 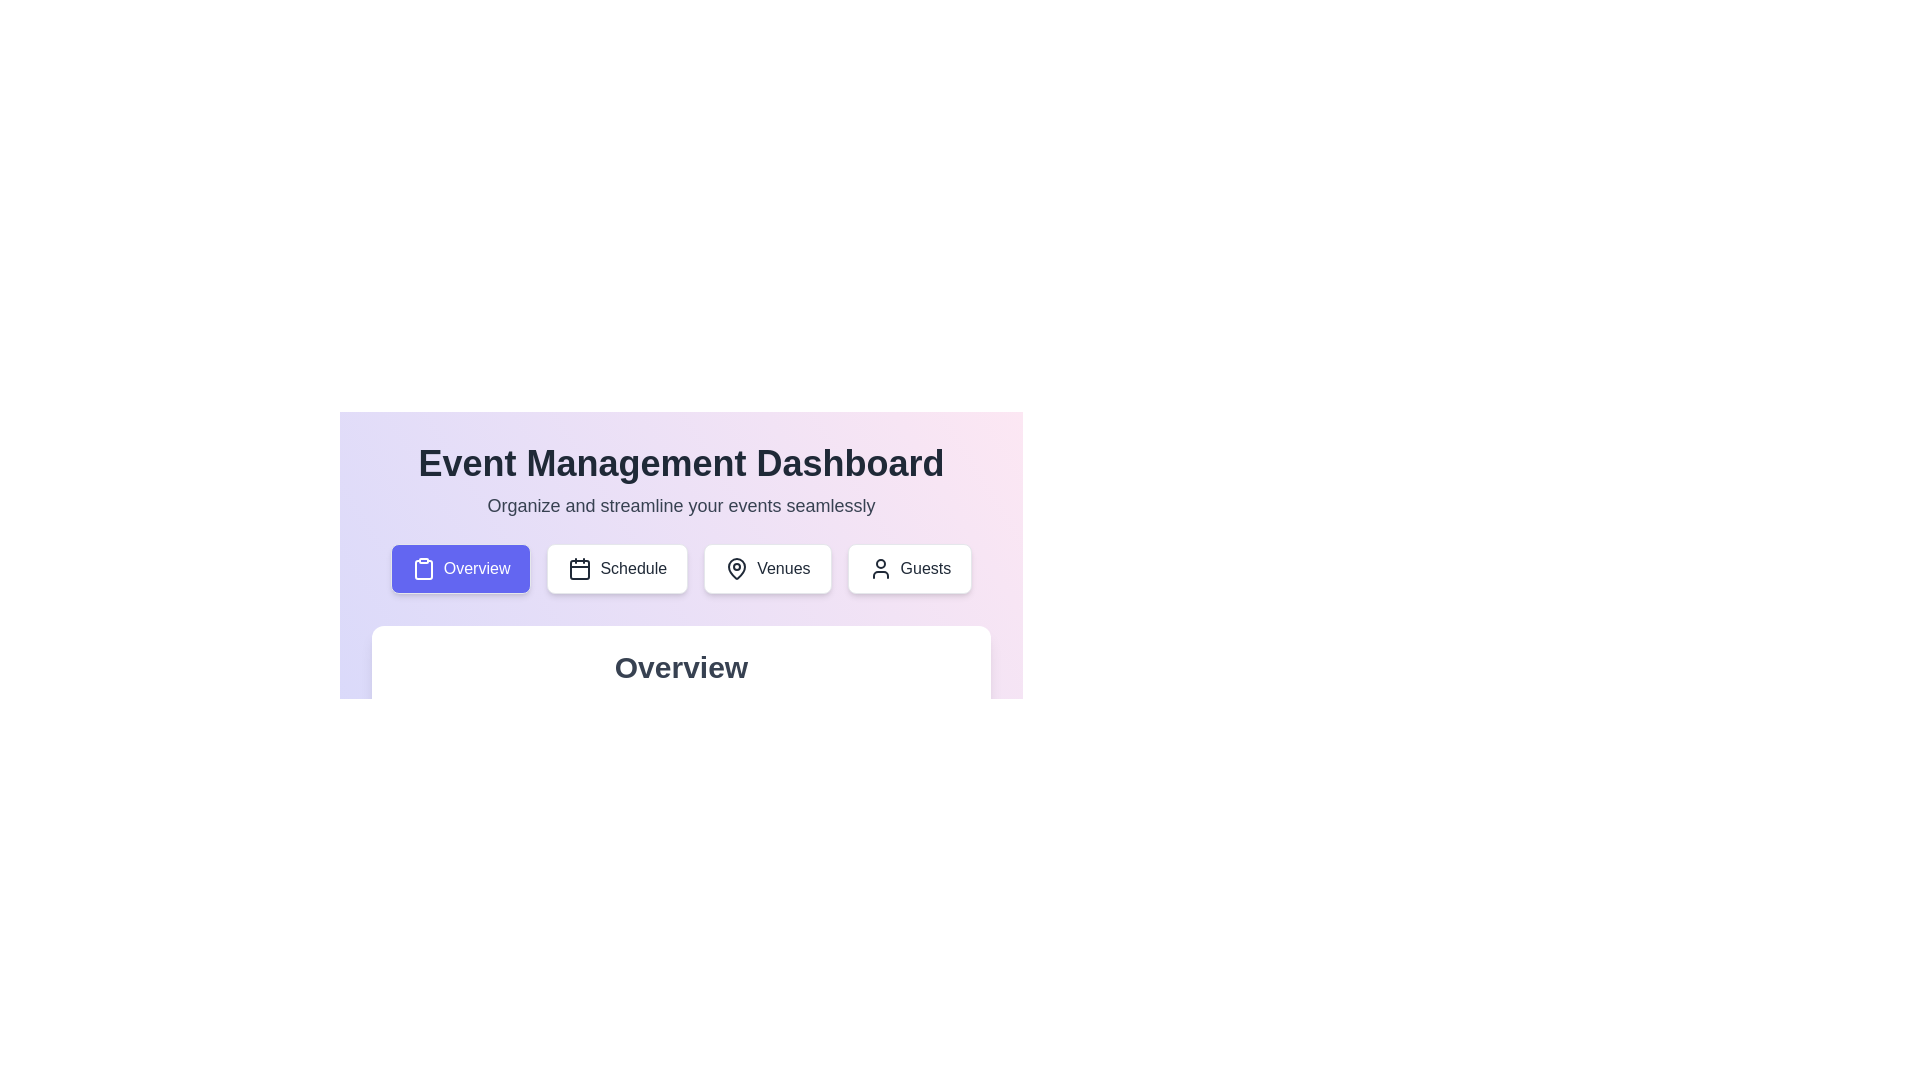 What do you see at coordinates (616, 569) in the screenshot?
I see `the Schedule tab by clicking on its button` at bounding box center [616, 569].